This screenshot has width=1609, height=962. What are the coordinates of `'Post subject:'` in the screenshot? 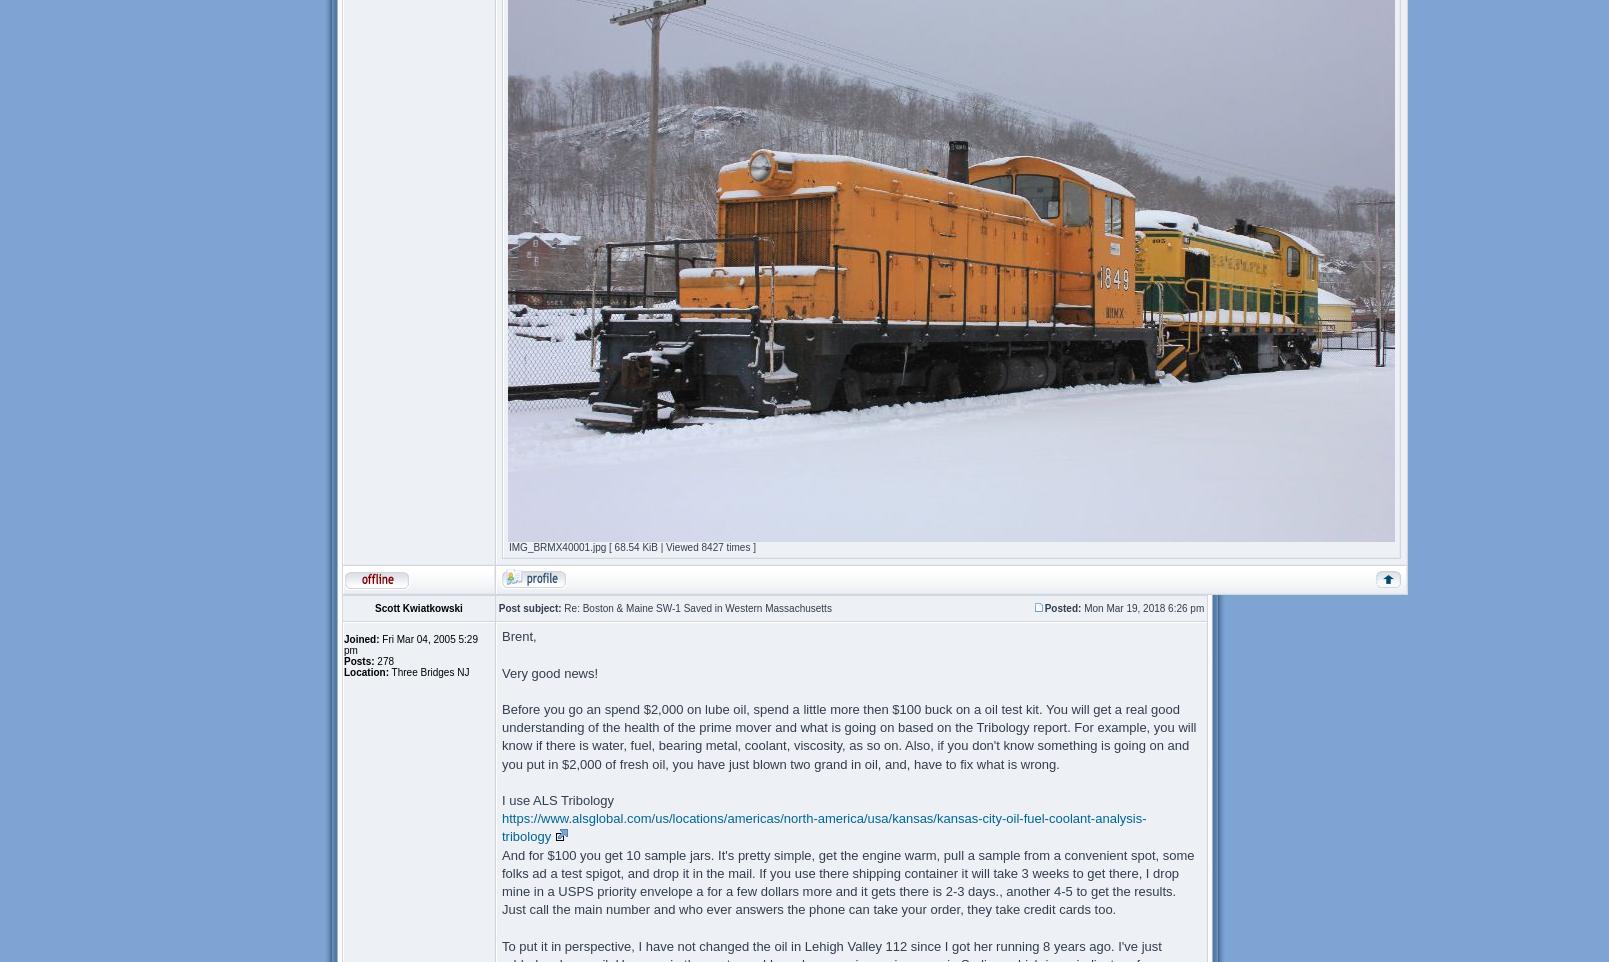 It's located at (528, 607).